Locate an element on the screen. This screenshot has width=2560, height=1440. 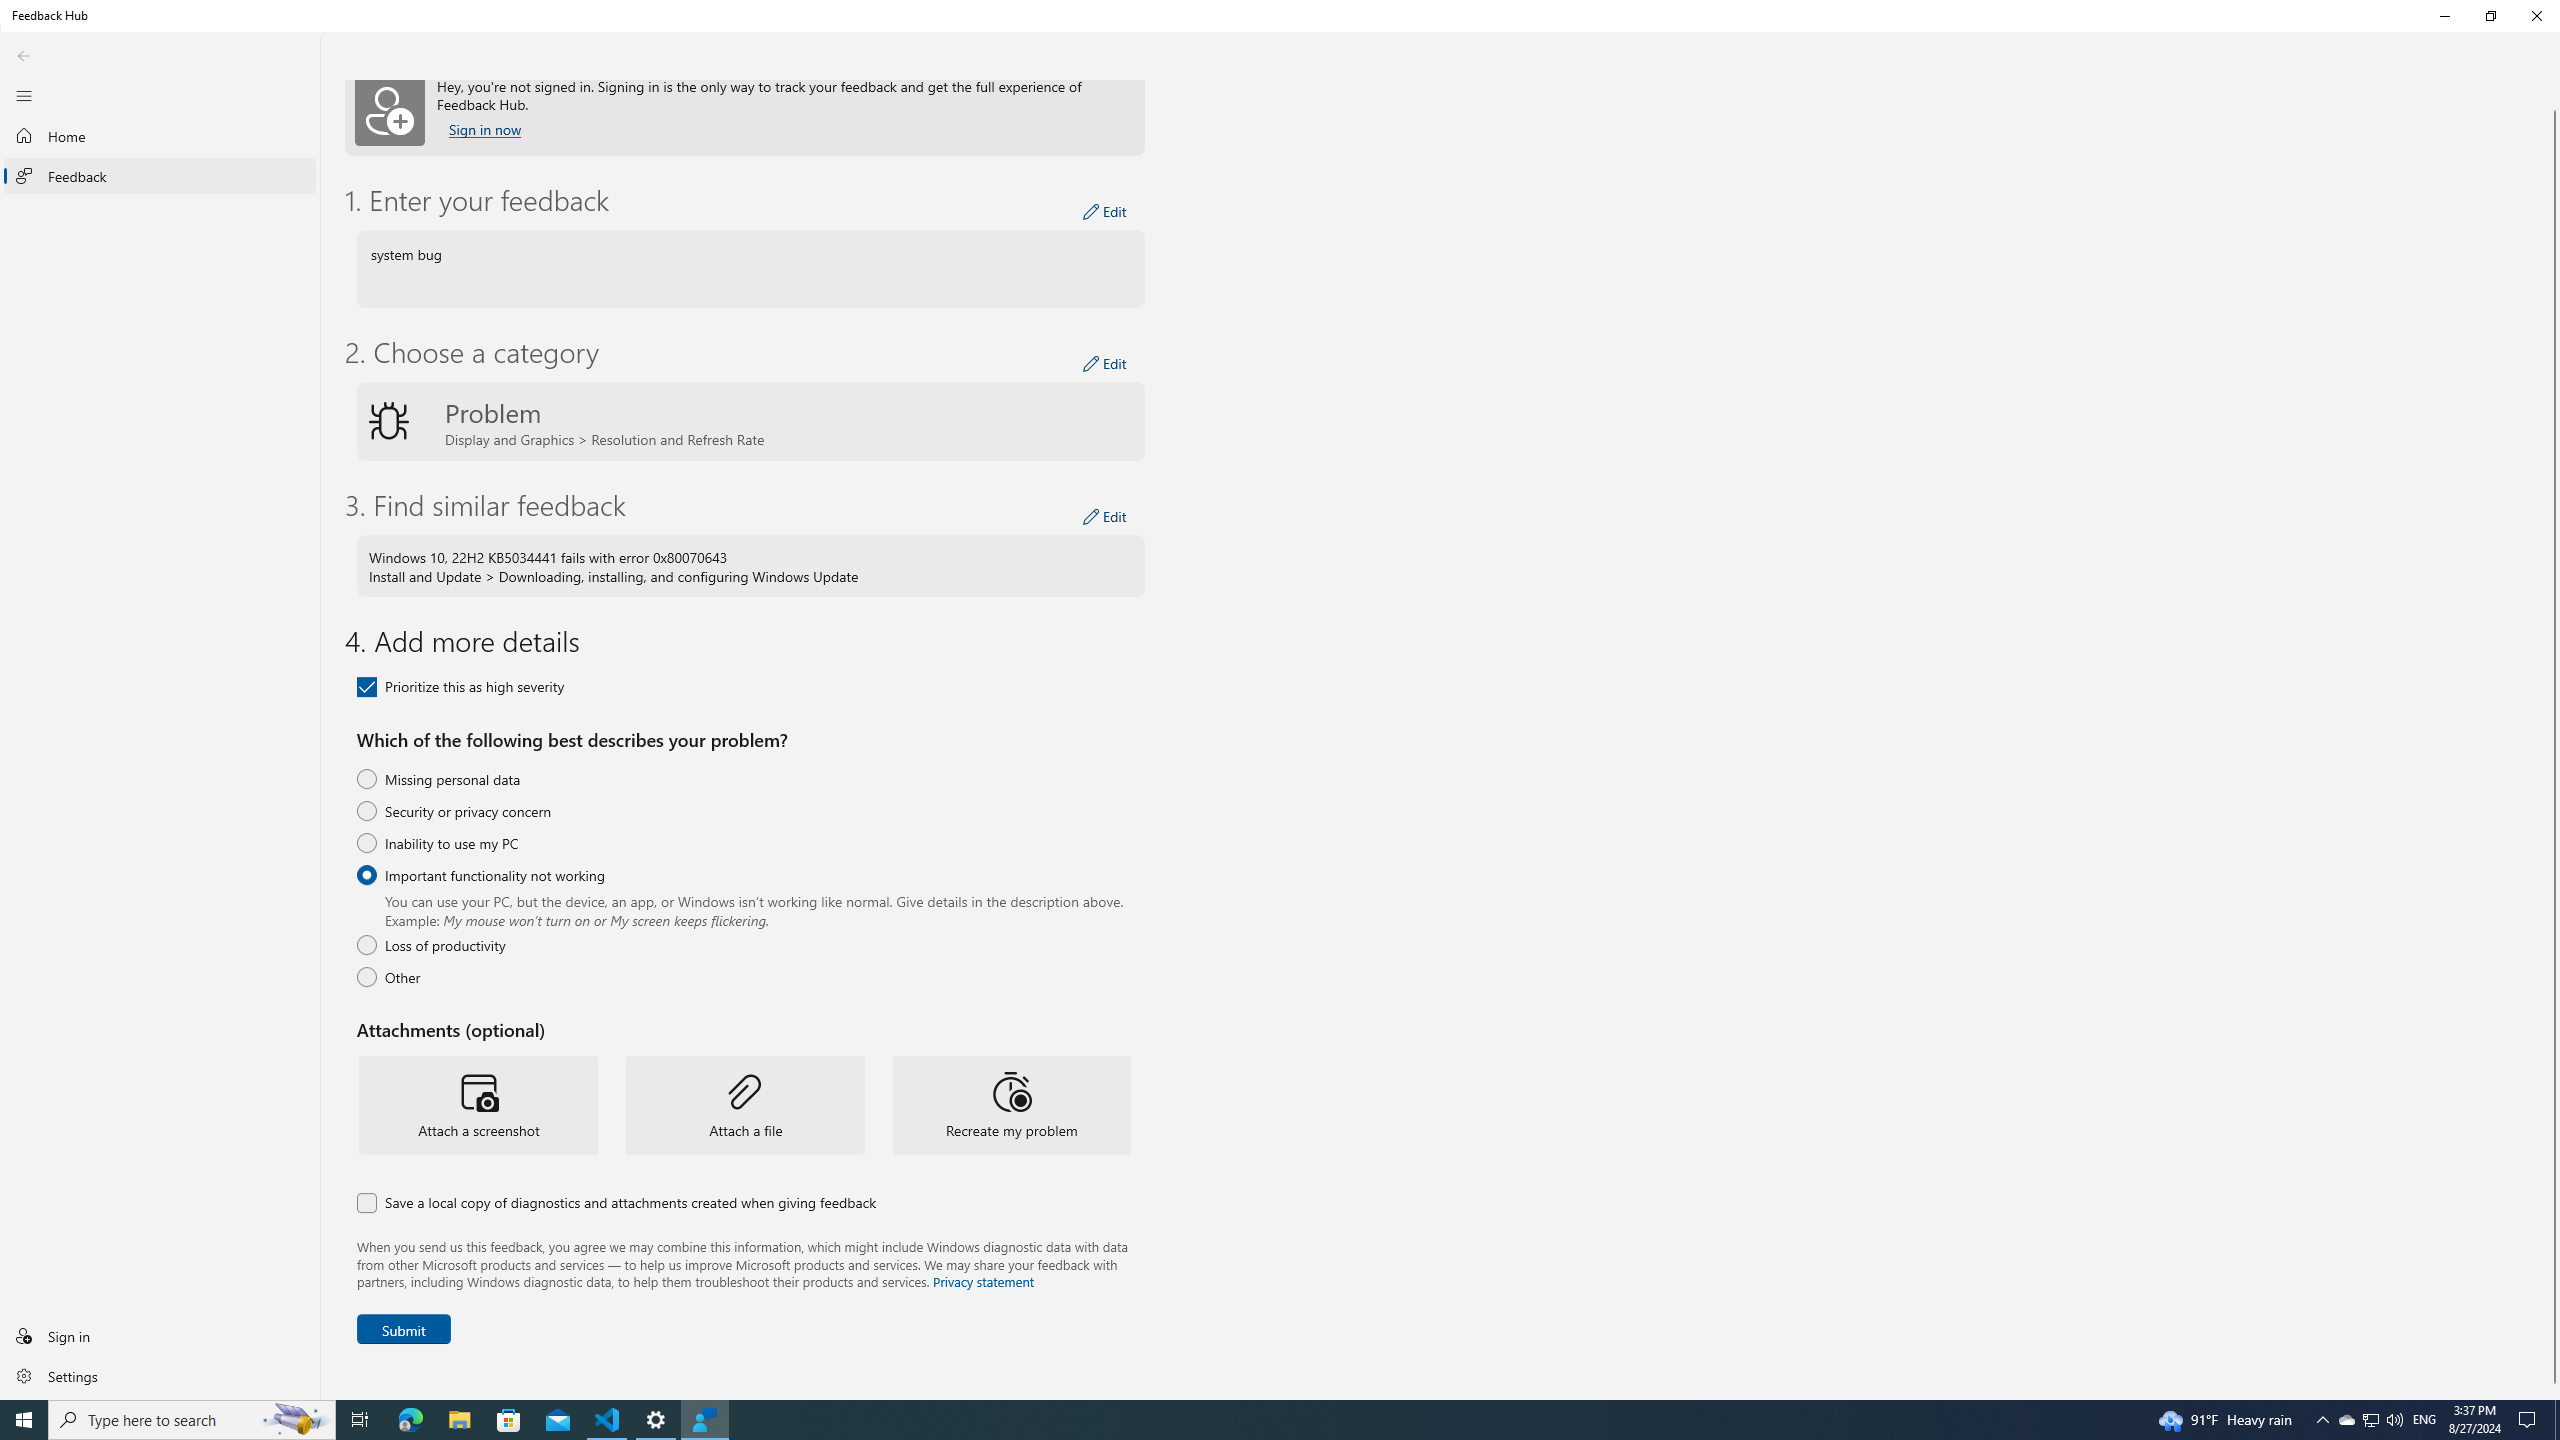
'Attach a file. Will open a file dialog.' is located at coordinates (745, 1104).